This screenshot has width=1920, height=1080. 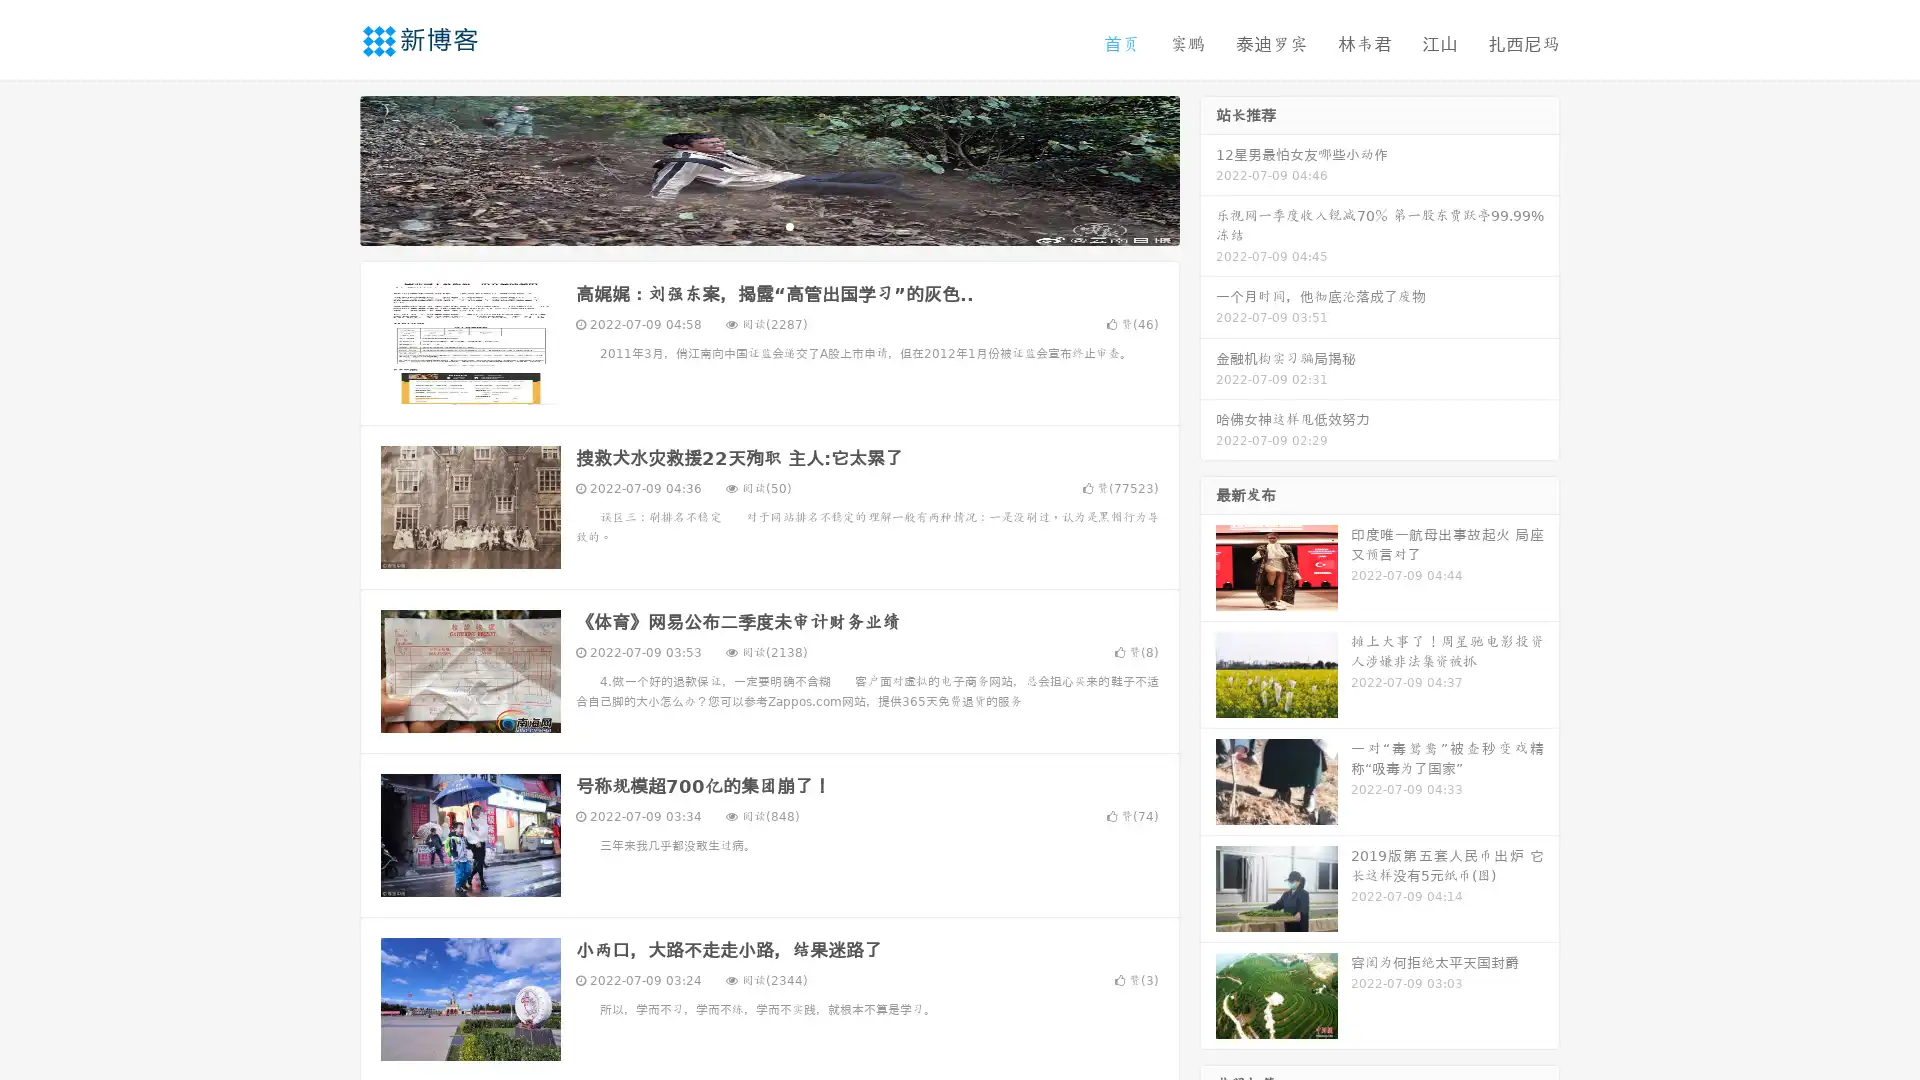 What do you see at coordinates (330, 168) in the screenshot?
I see `Previous slide` at bounding box center [330, 168].